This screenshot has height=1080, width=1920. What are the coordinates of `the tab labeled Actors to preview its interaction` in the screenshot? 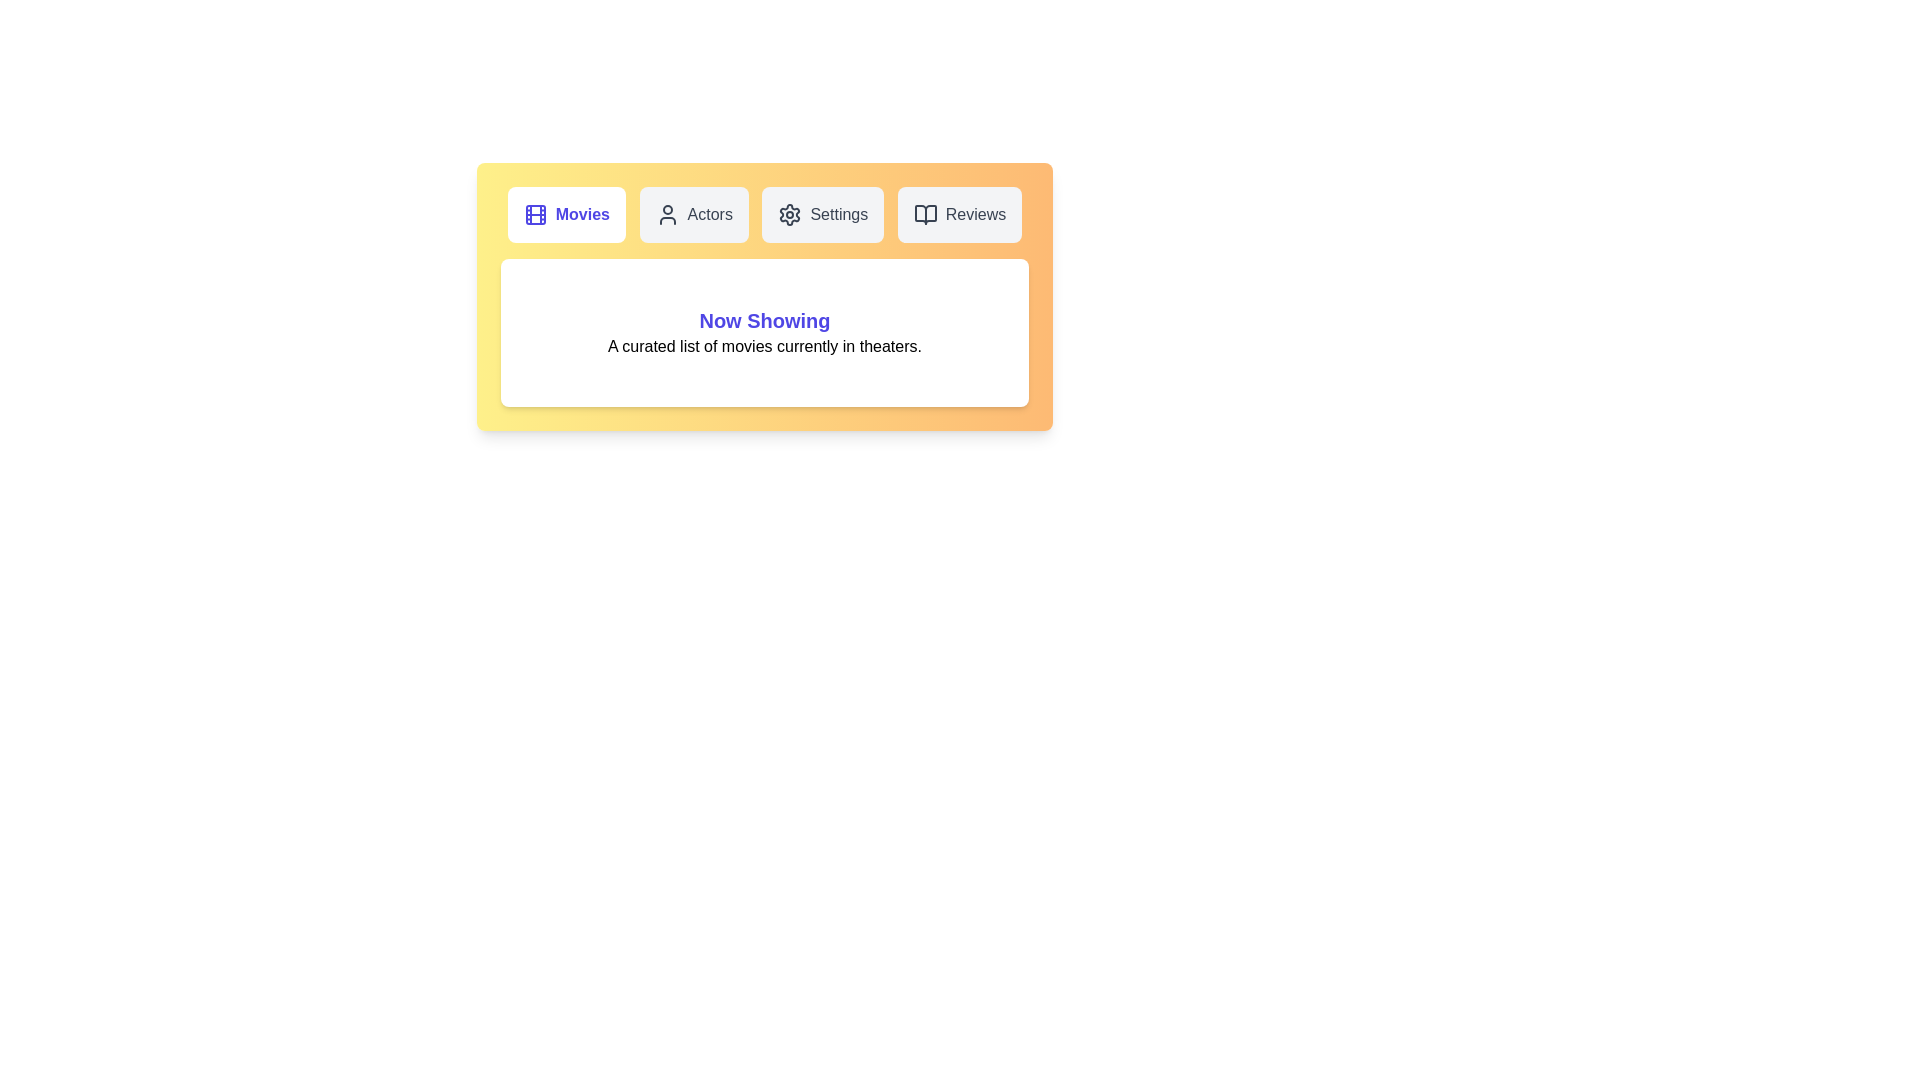 It's located at (694, 215).